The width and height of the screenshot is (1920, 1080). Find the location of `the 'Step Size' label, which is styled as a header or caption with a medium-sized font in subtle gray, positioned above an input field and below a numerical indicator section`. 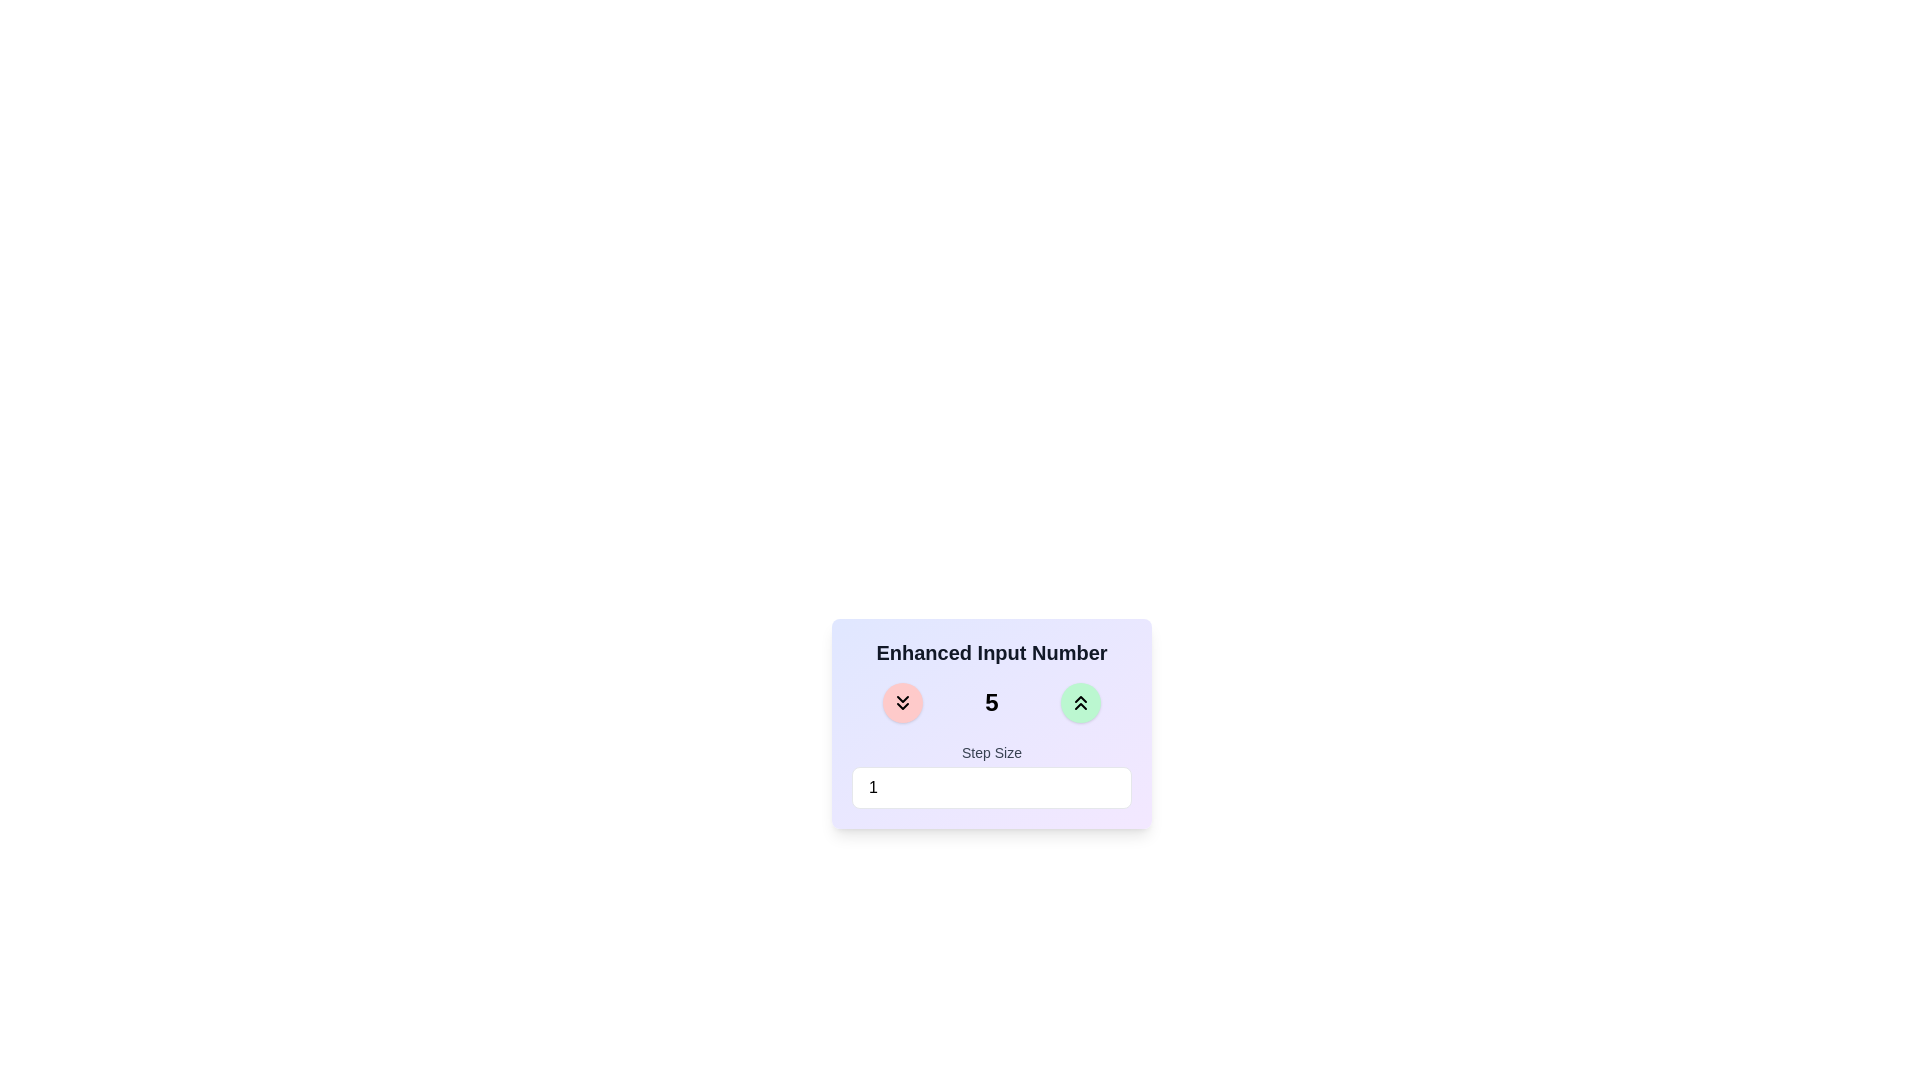

the 'Step Size' label, which is styled as a header or caption with a medium-sized font in subtle gray, positioned above an input field and below a numerical indicator section is located at coordinates (992, 752).